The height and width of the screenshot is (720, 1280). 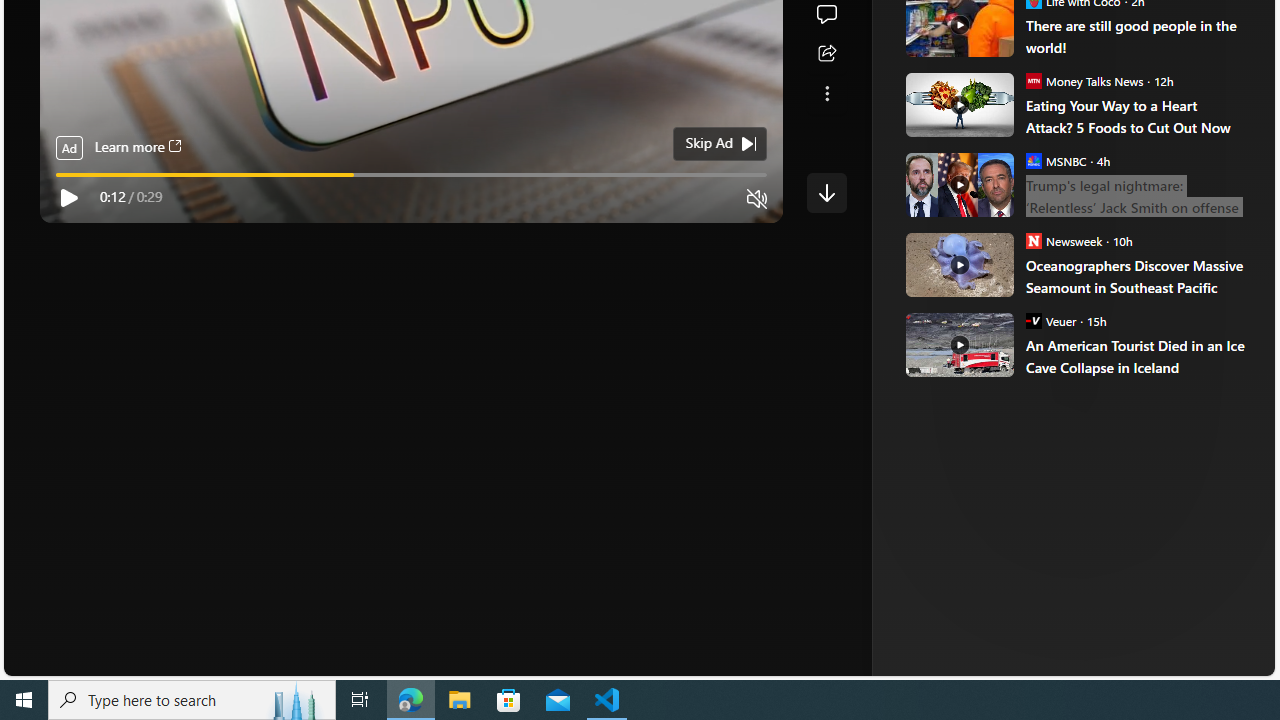 What do you see at coordinates (1033, 159) in the screenshot?
I see `'MSNBC'` at bounding box center [1033, 159].